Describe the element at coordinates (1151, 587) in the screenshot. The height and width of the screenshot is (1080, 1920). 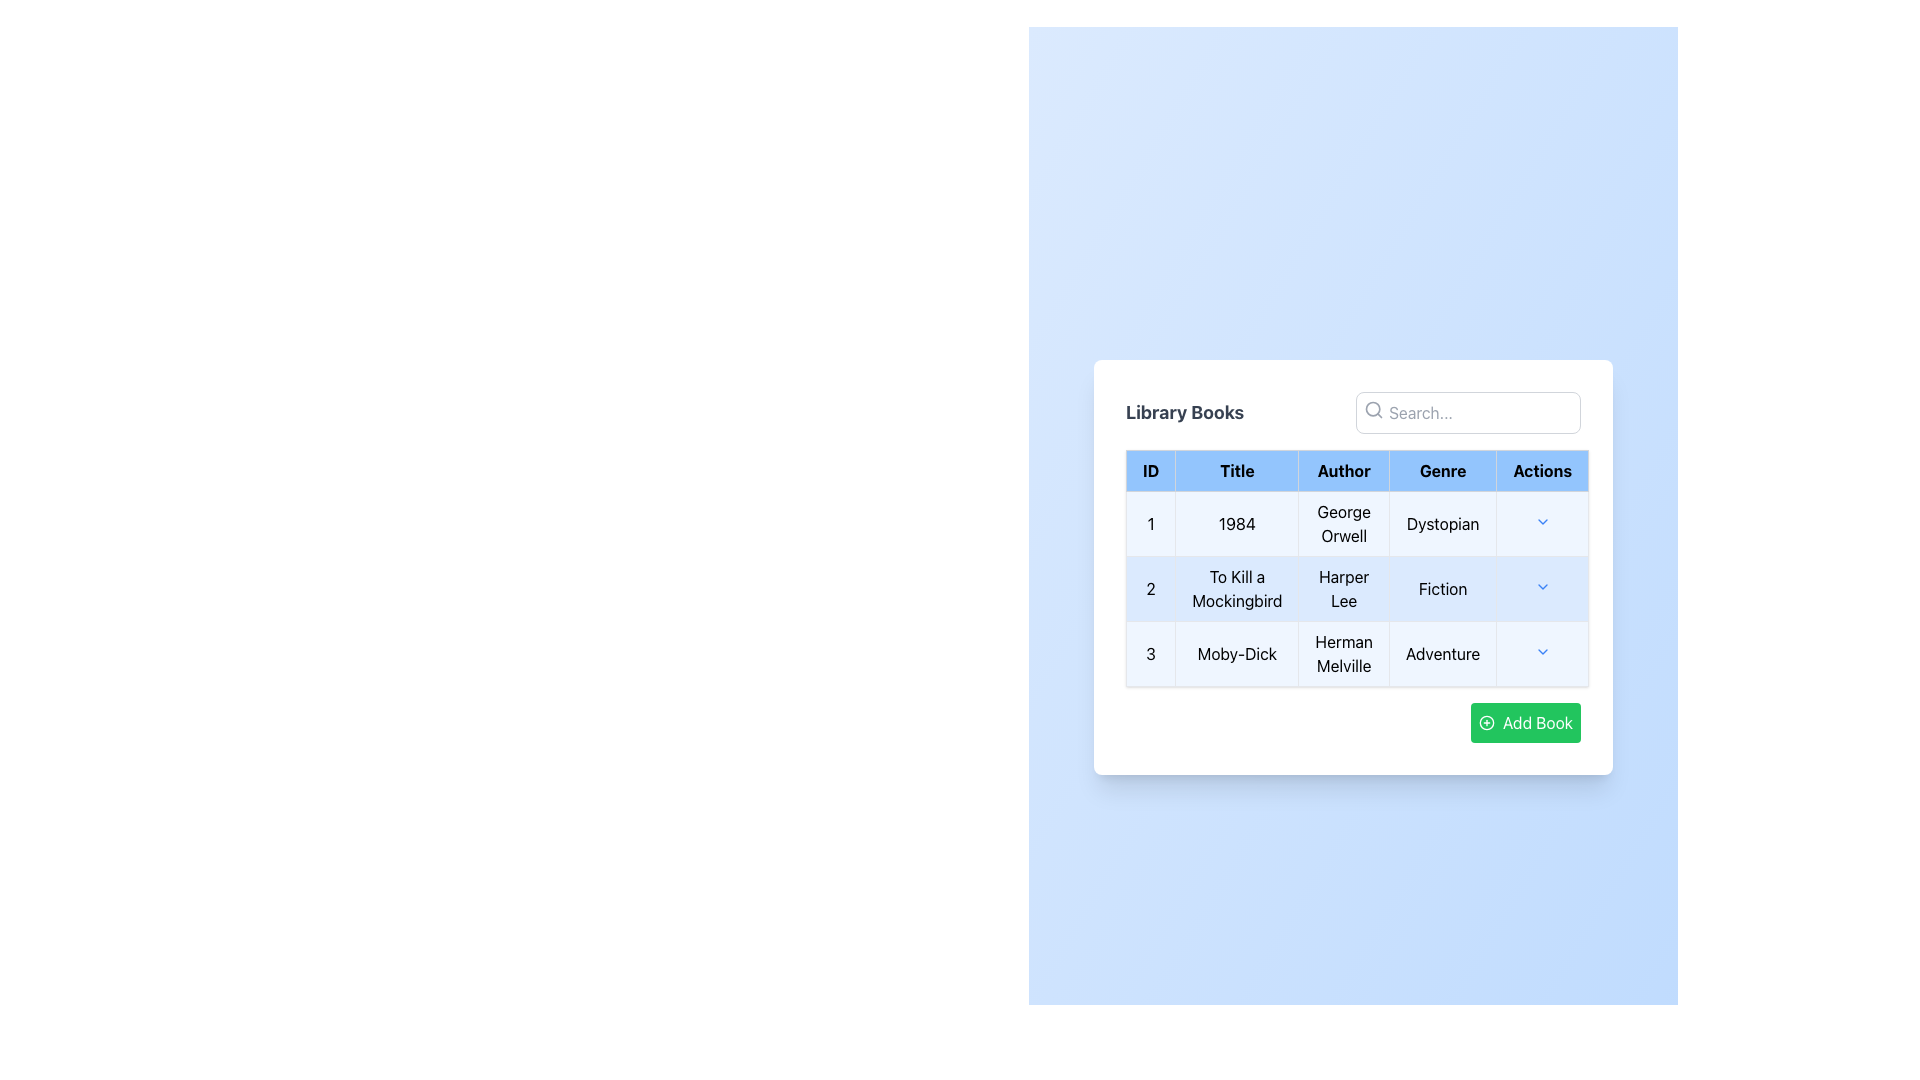
I see `the static text label displaying the number '2', located in the first cell of the second row of the table, beneath the header 'ID' and adjacent to the 'Title' cell` at that location.